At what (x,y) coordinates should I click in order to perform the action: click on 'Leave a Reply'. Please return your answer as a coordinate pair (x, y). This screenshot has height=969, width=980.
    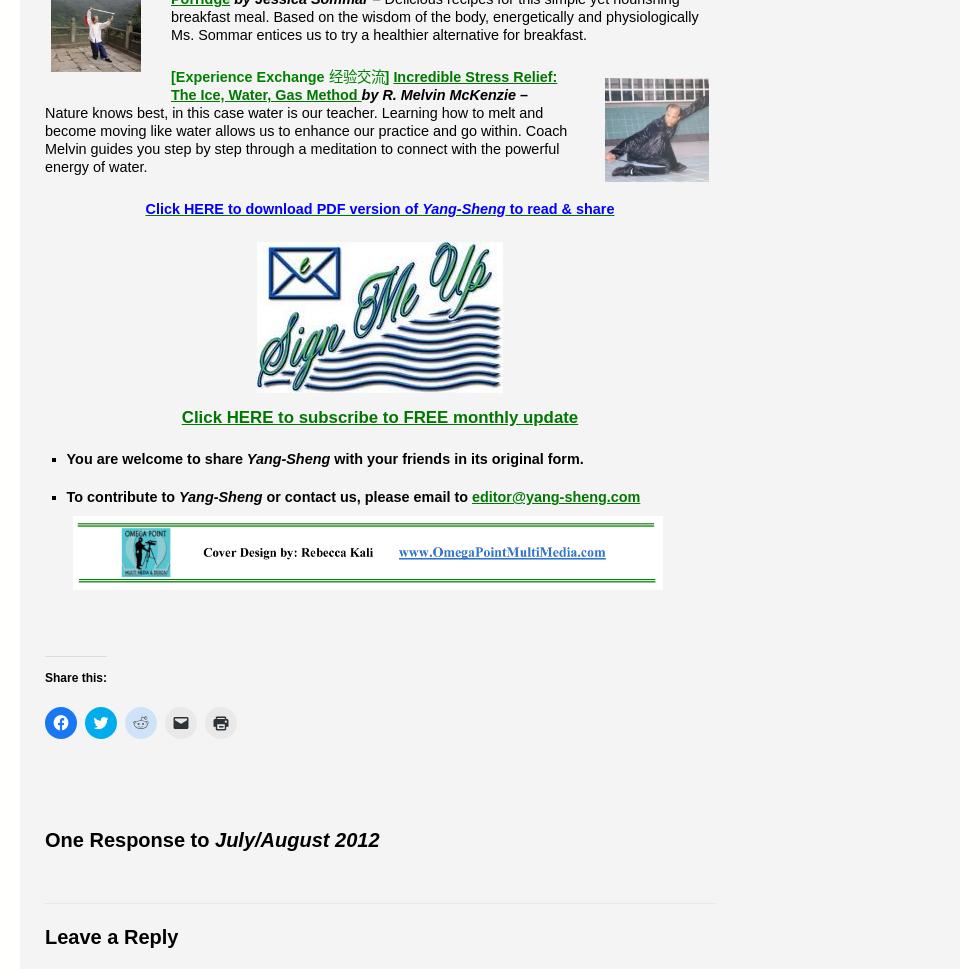
    Looking at the image, I should click on (111, 936).